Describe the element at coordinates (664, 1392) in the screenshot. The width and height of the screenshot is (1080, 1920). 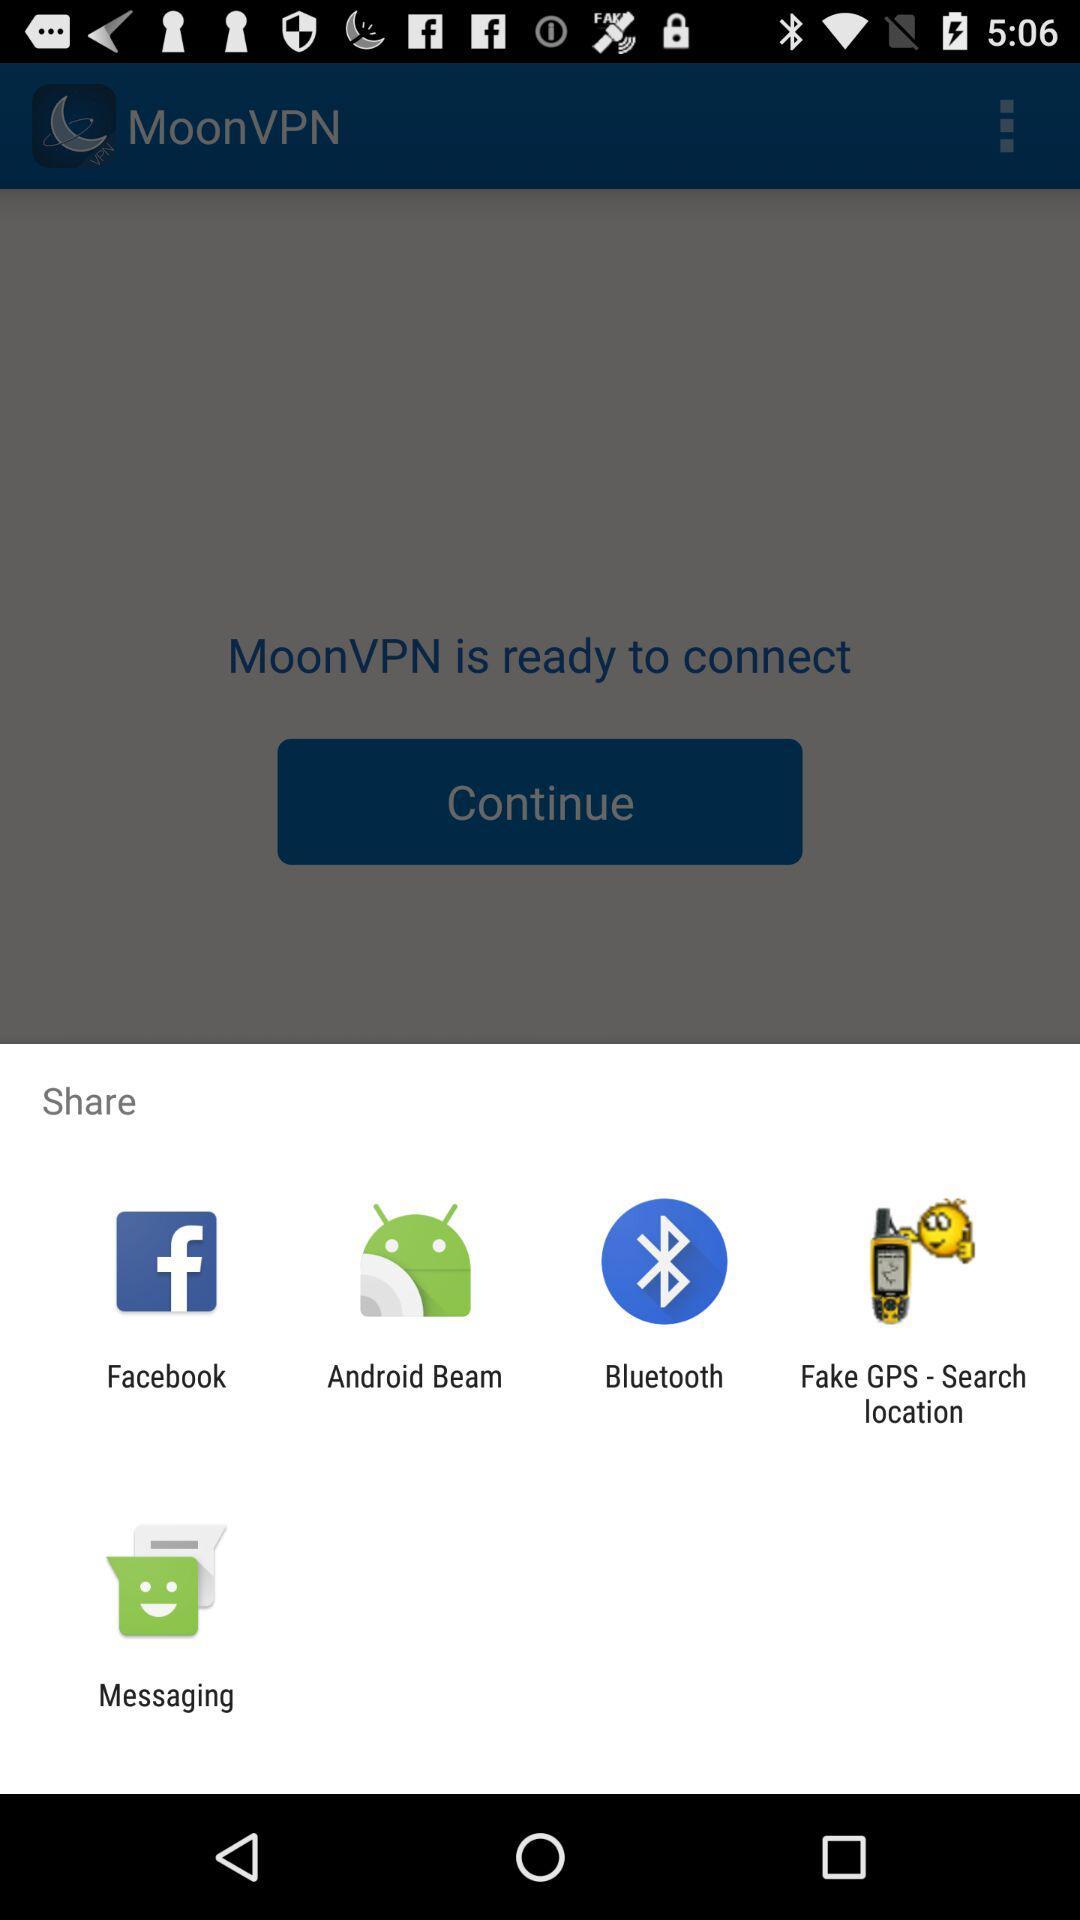
I see `item next to fake gps search item` at that location.